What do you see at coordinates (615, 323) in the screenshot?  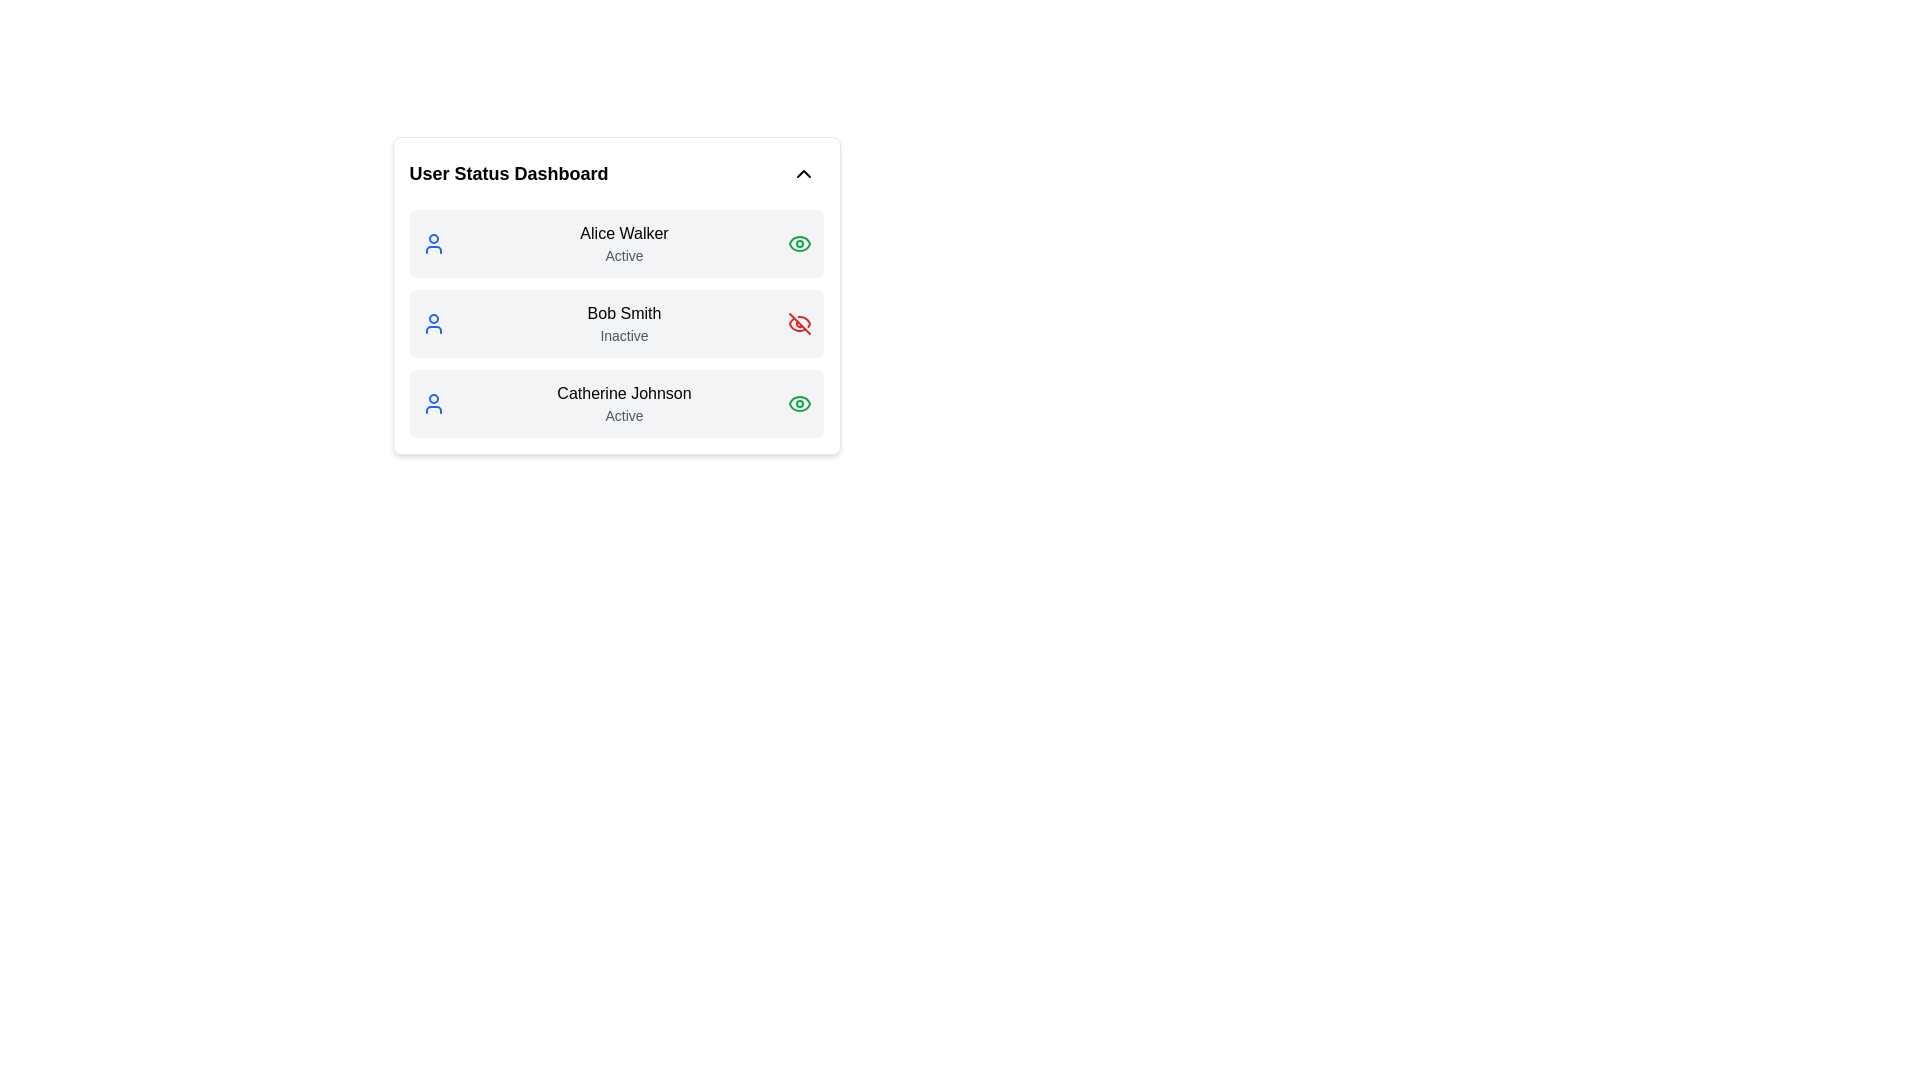 I see `the status of the List Item for 'Bob Smith' to understand the user's activity, which is indicated as 'Inactive' below the profile name` at bounding box center [615, 323].